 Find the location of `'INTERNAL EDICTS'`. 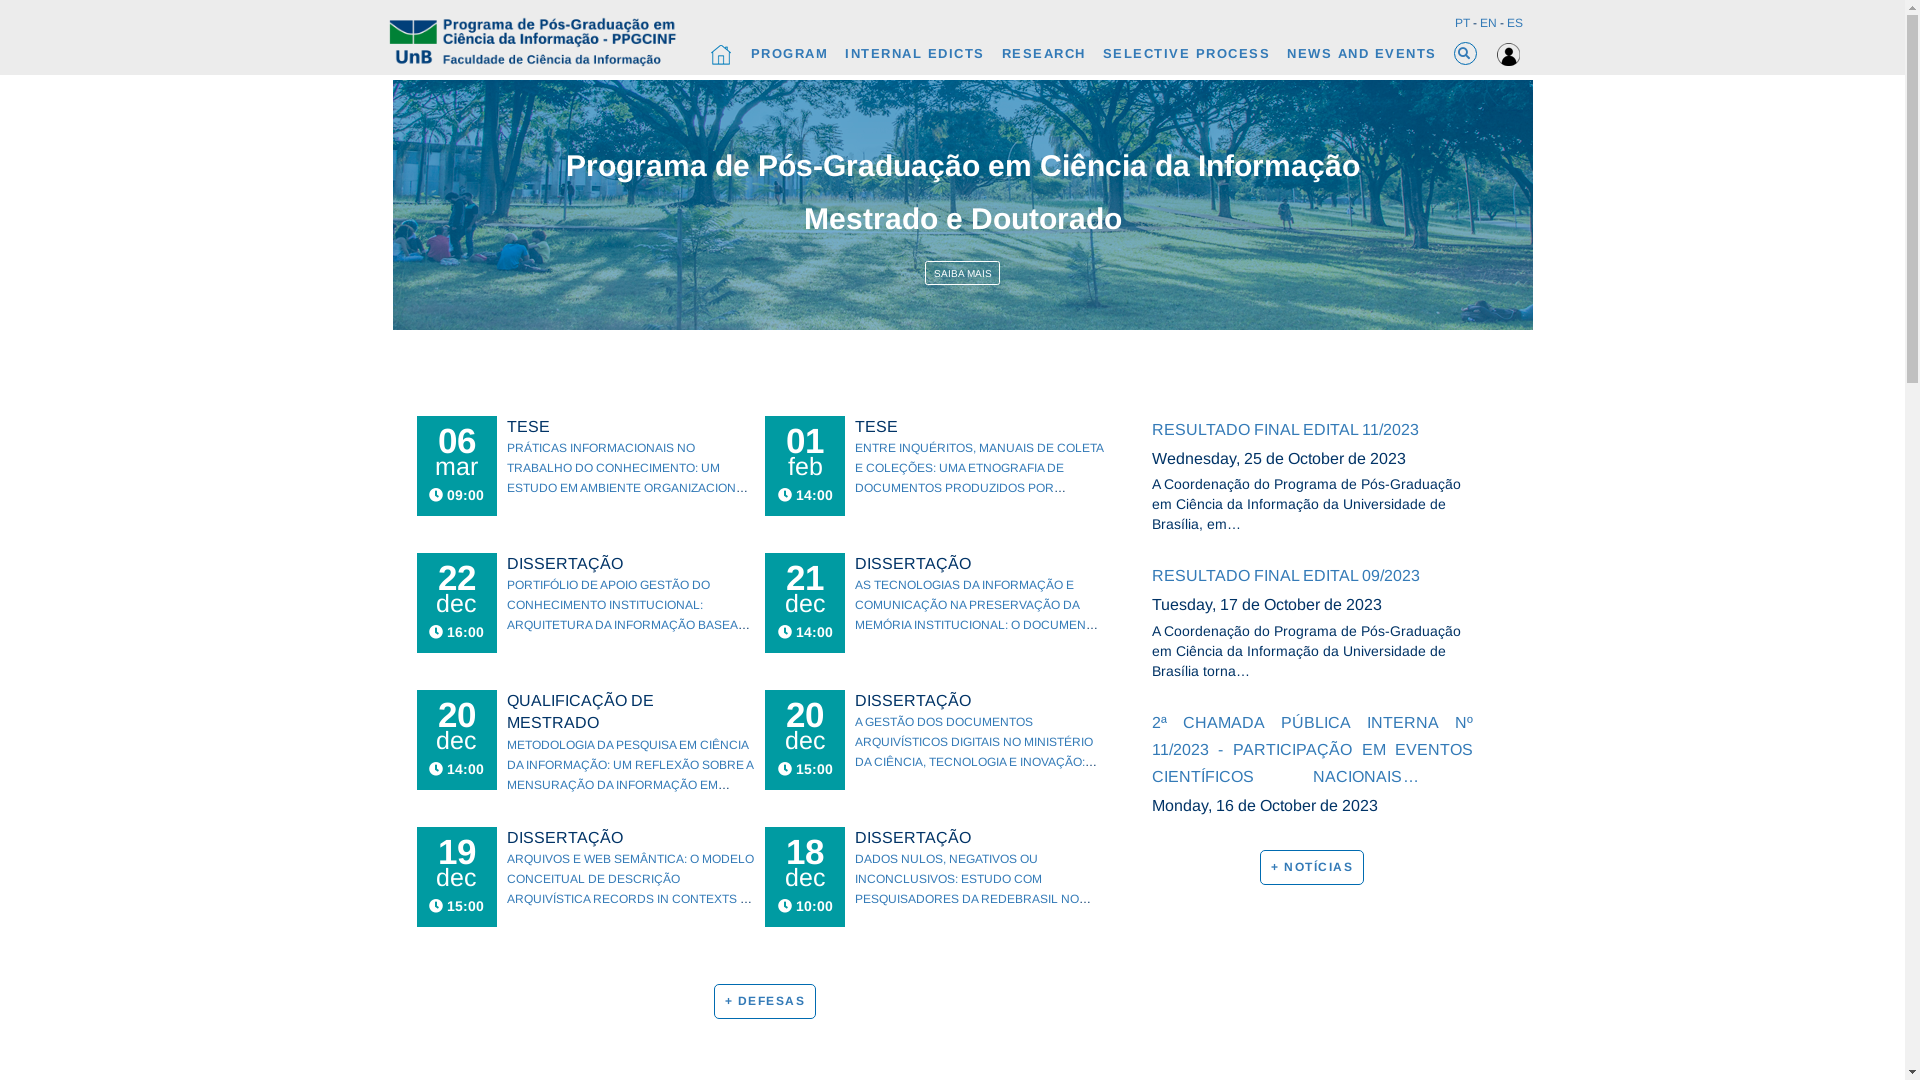

'INTERNAL EDICTS' is located at coordinates (914, 52).